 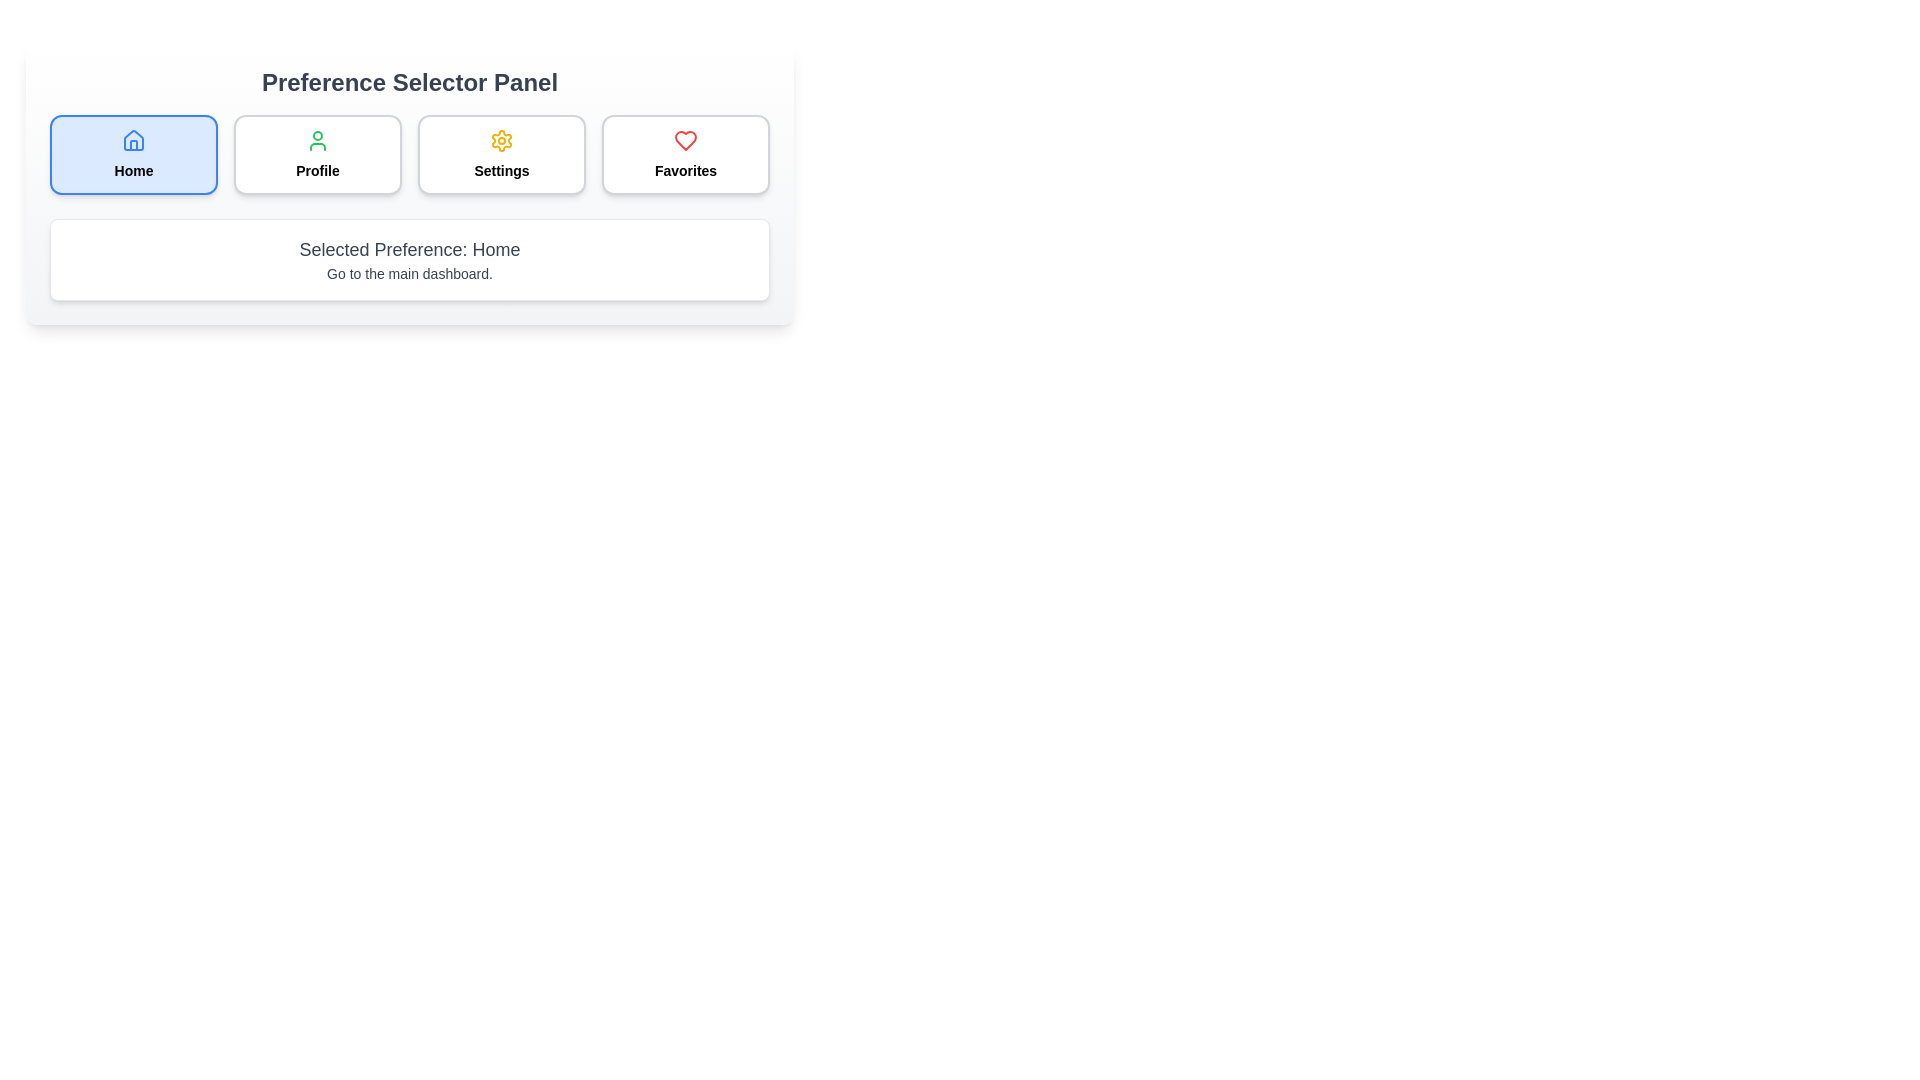 I want to click on the text label that says 'Go to the main dashboard.', which is styled with a smaller font size and located below the 'Selected Preference: Home' text inside a rounded rectangle box, so click(x=408, y=273).